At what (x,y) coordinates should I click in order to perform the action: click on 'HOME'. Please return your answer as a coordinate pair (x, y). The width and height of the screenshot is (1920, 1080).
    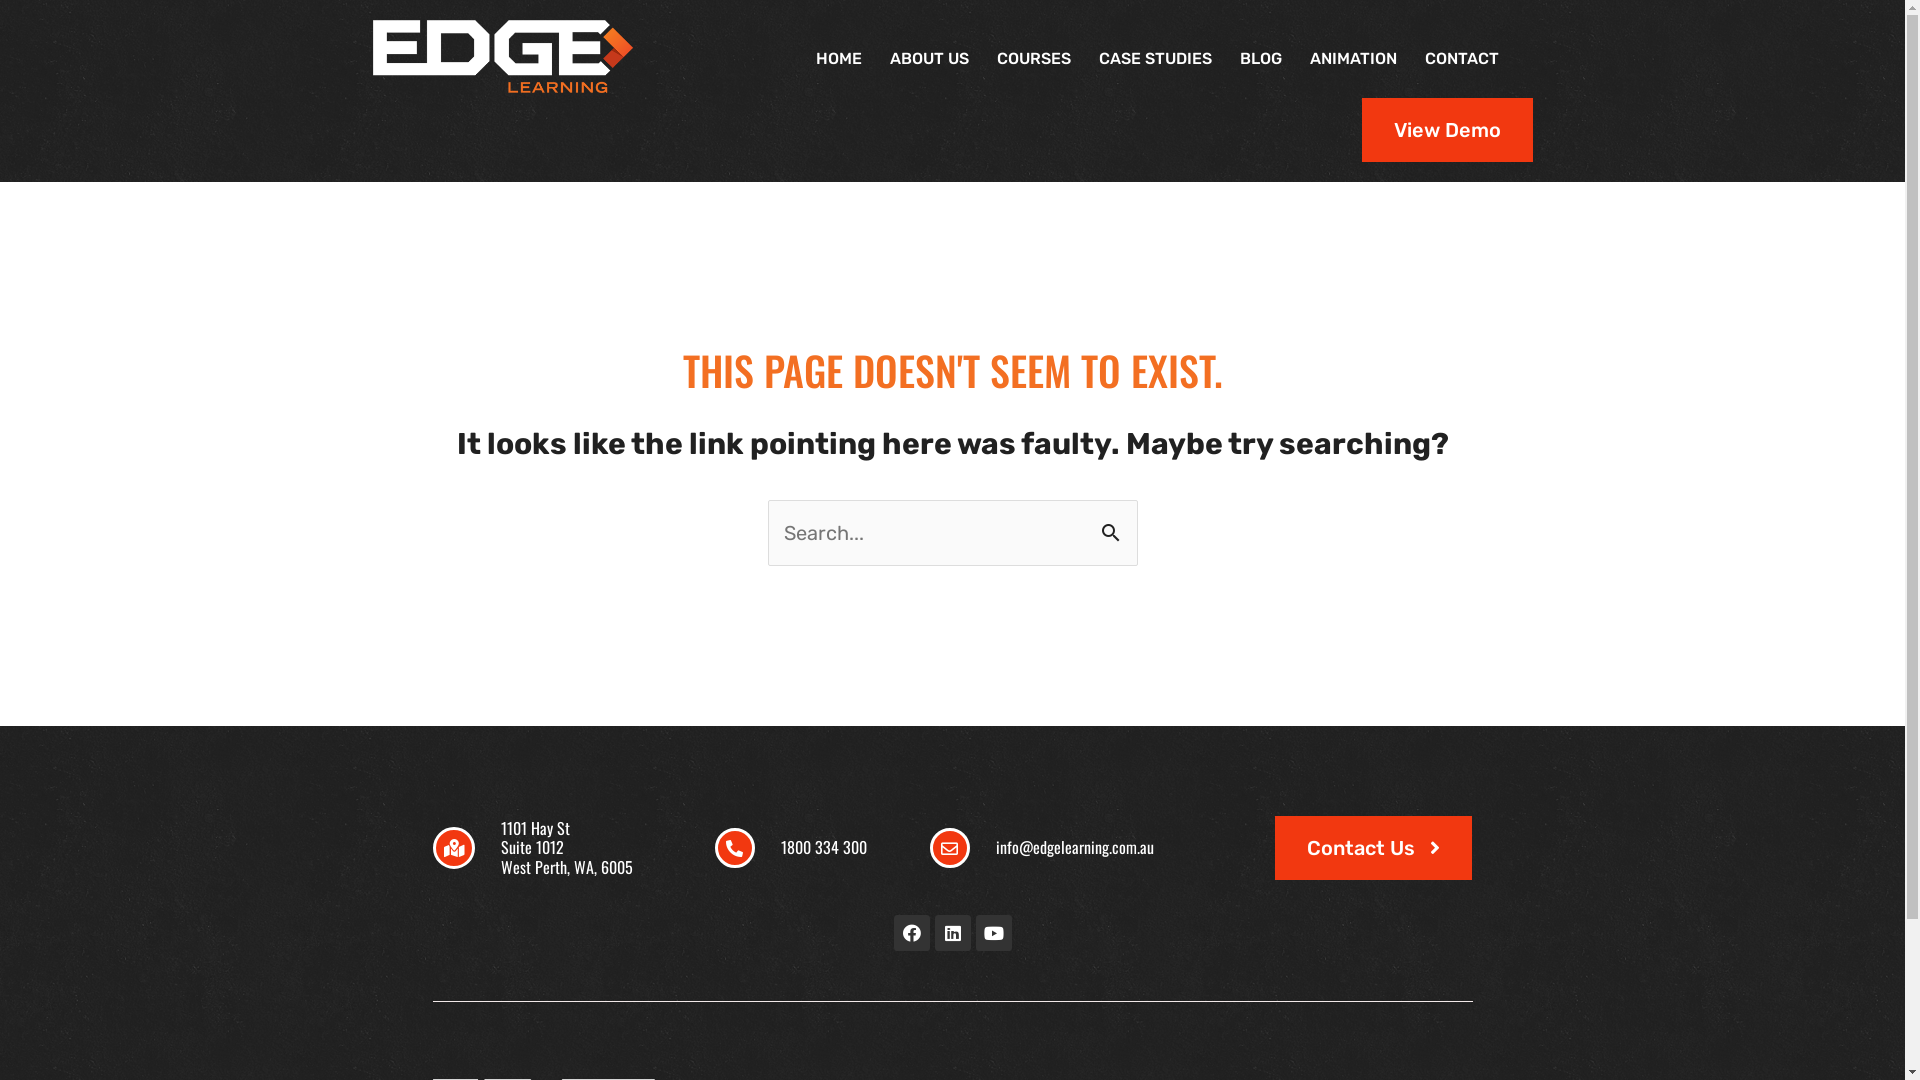
    Looking at the image, I should click on (839, 57).